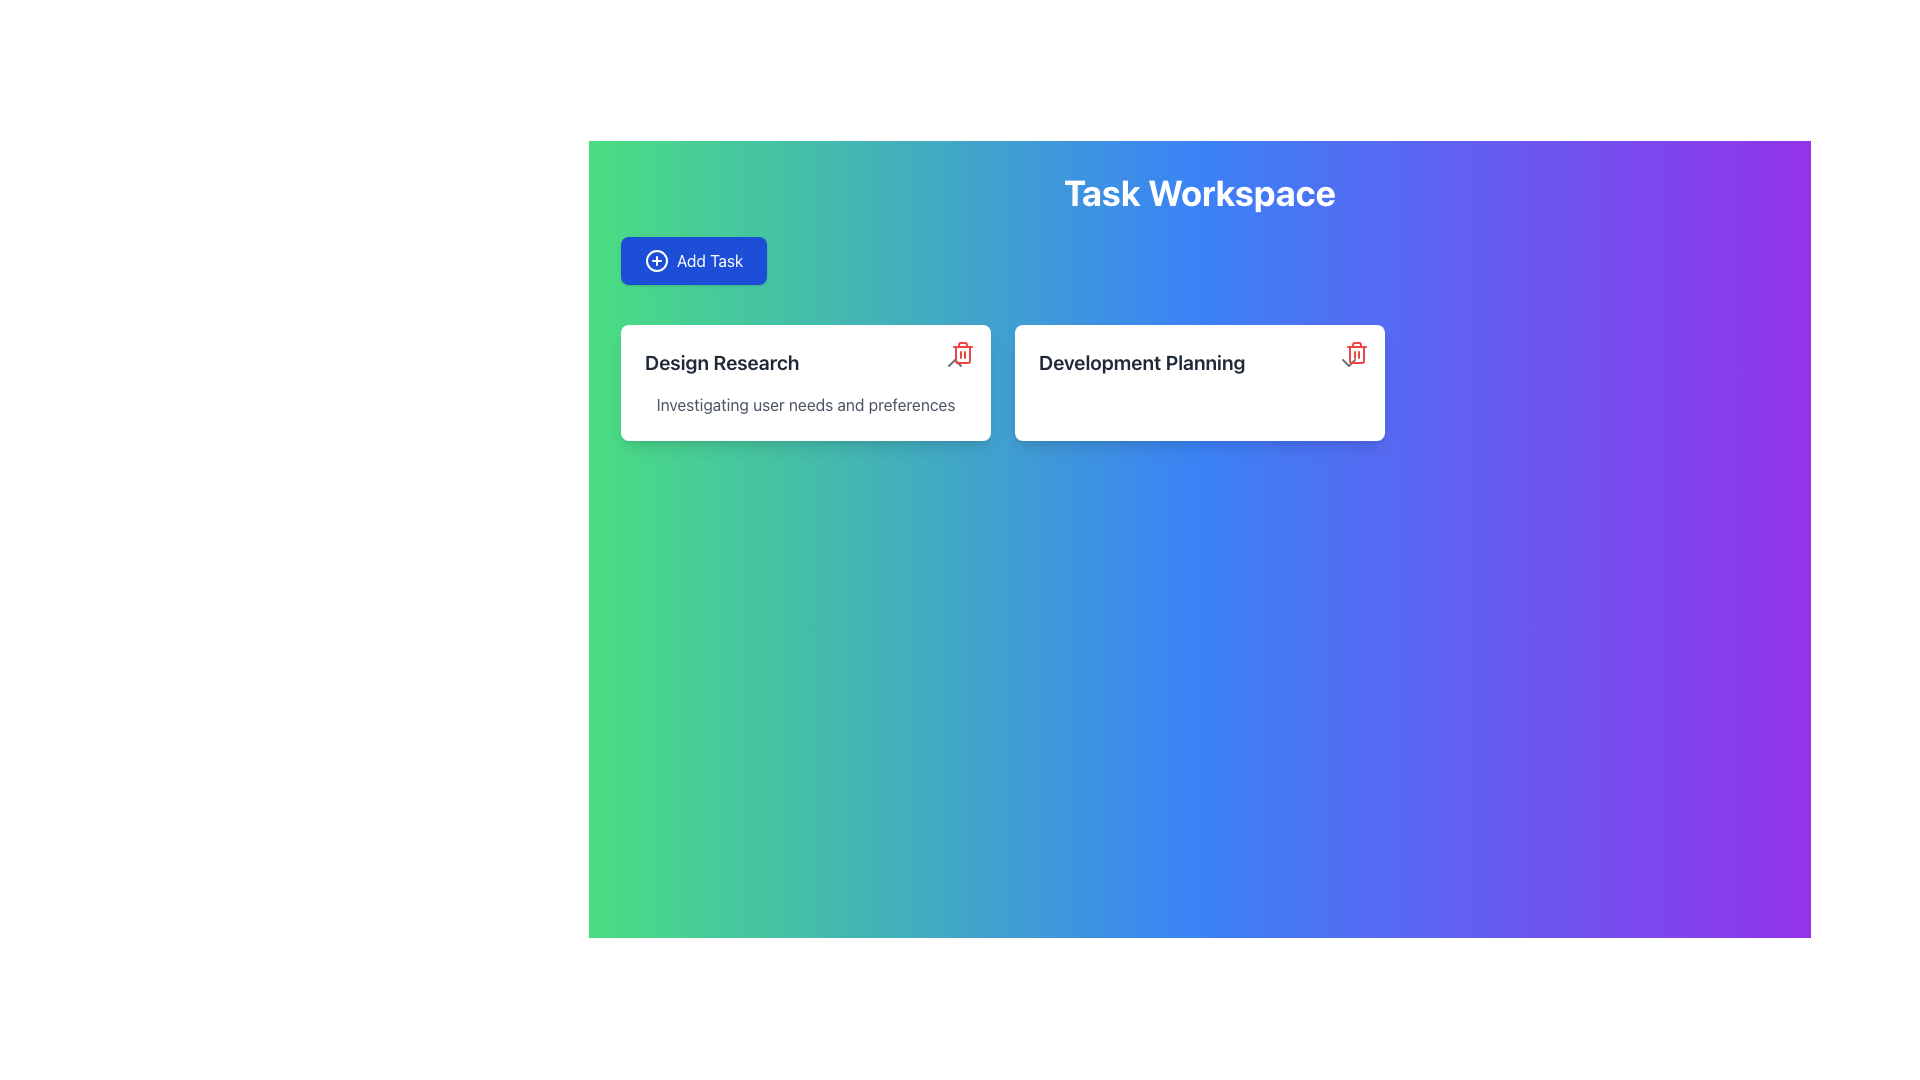 Image resolution: width=1920 pixels, height=1080 pixels. I want to click on the Text Label that identifies the task card, located at the top-left of a white card within a grid of task cards, so click(721, 362).